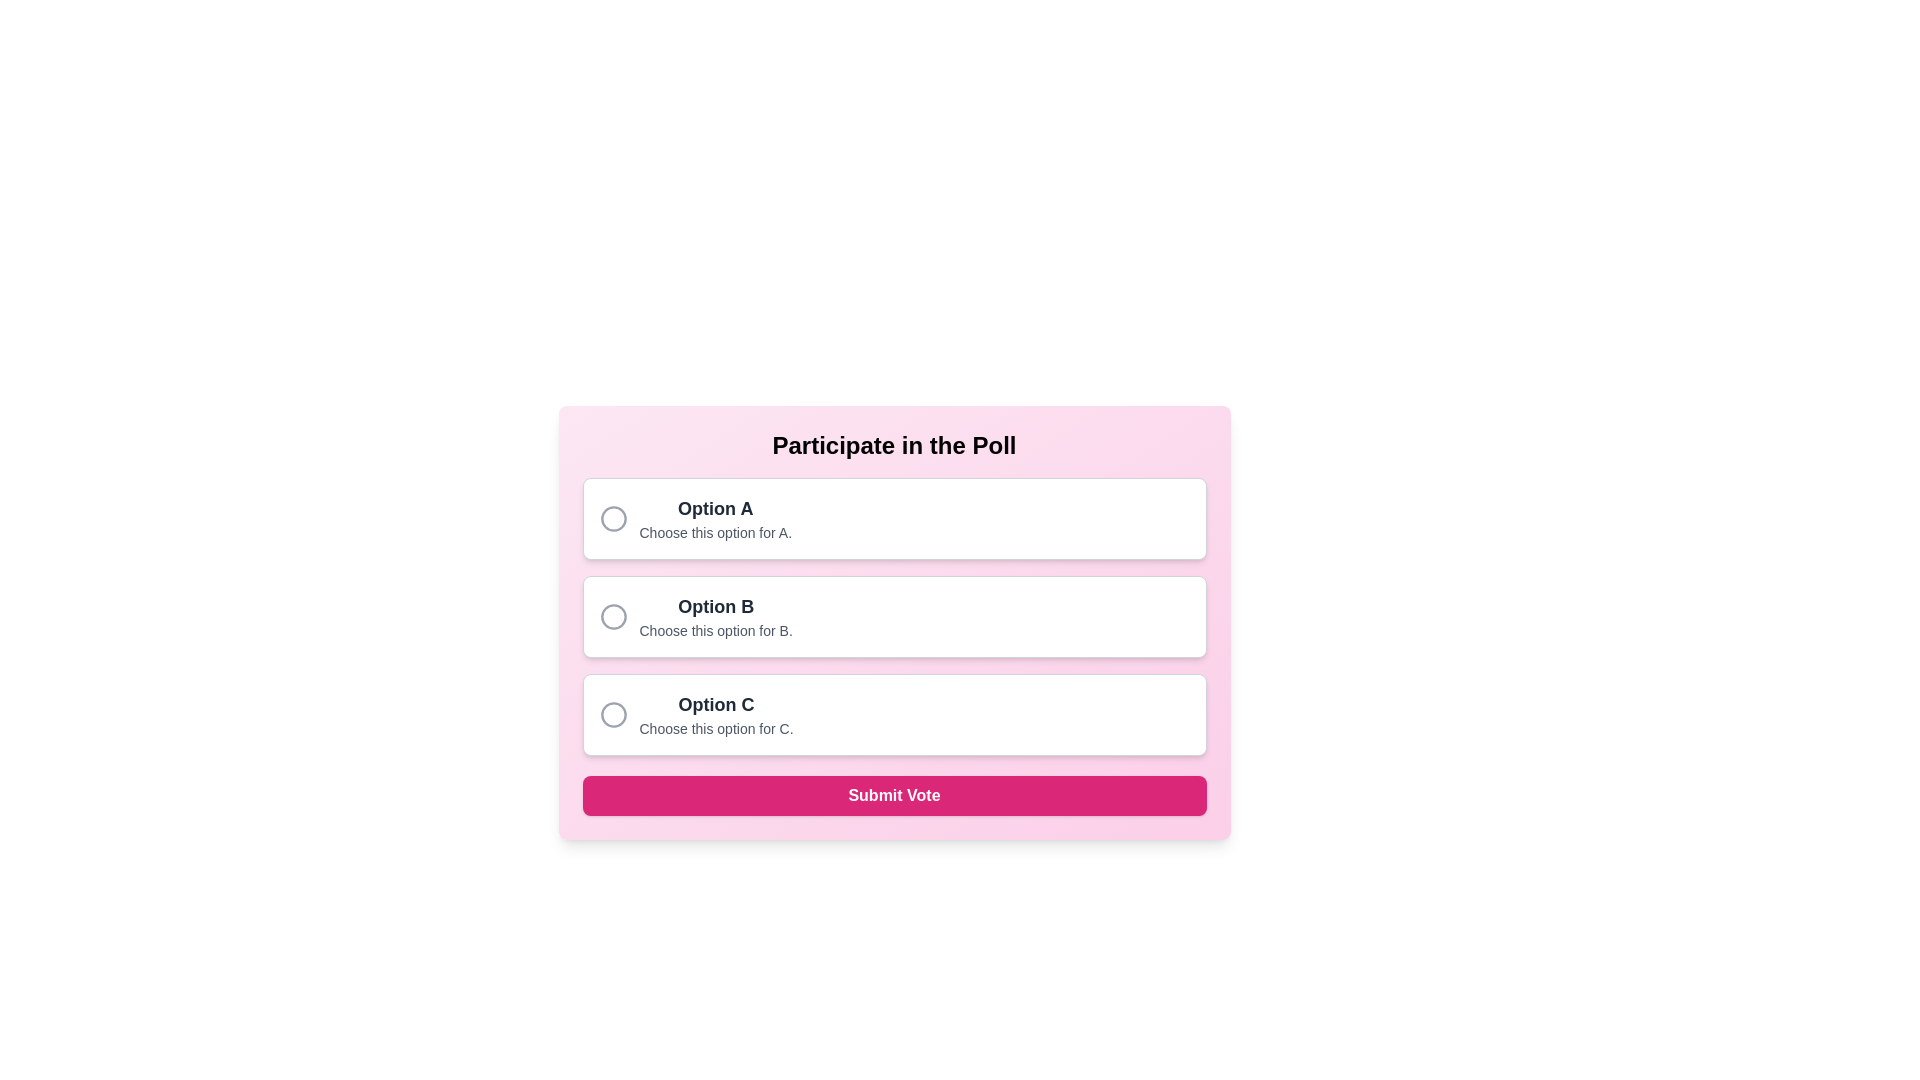 This screenshot has height=1080, width=1920. I want to click on the Text Group element that provides a descriptive label and explanation for 'Option A', located to the right of the circular radio button in the first selection row of the vertically-stacked list of options, so click(715, 518).